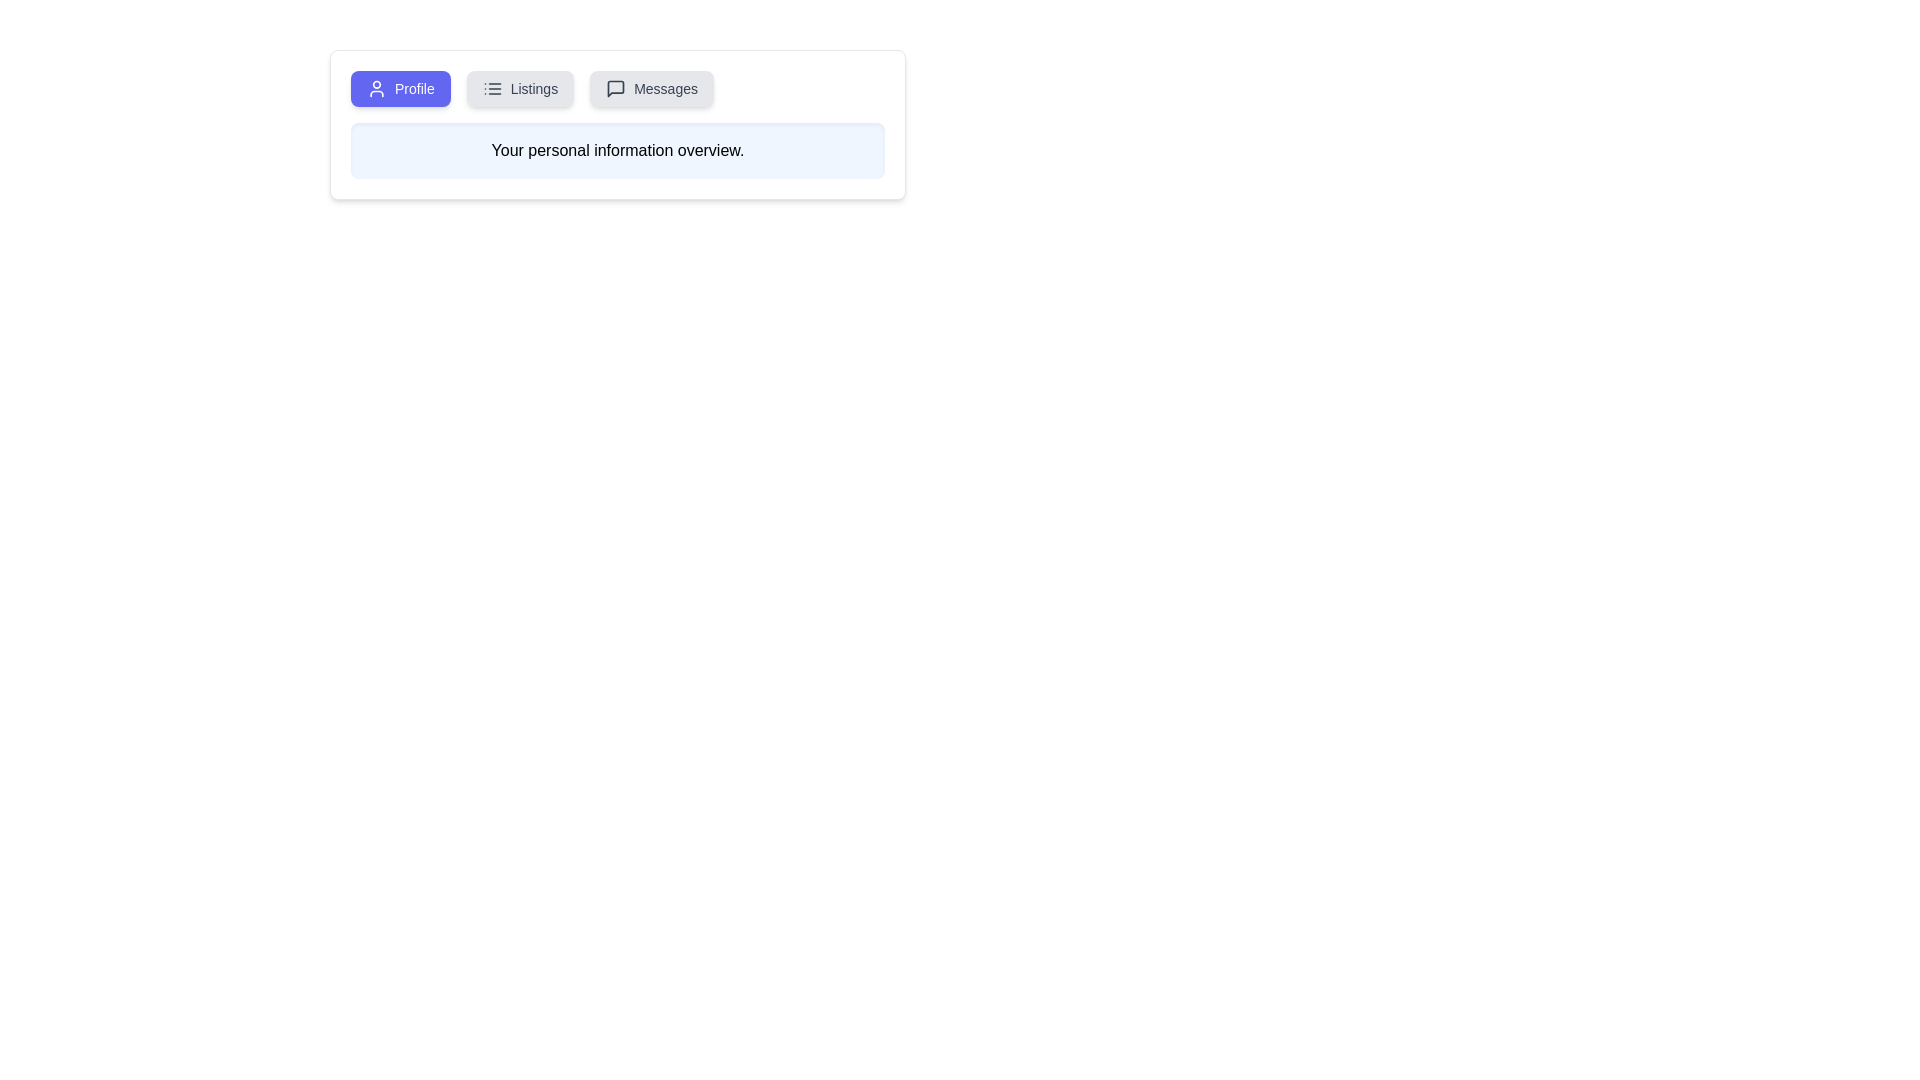 Image resolution: width=1920 pixels, height=1080 pixels. What do you see at coordinates (399, 87) in the screenshot?
I see `the Profile tab by clicking on it` at bounding box center [399, 87].